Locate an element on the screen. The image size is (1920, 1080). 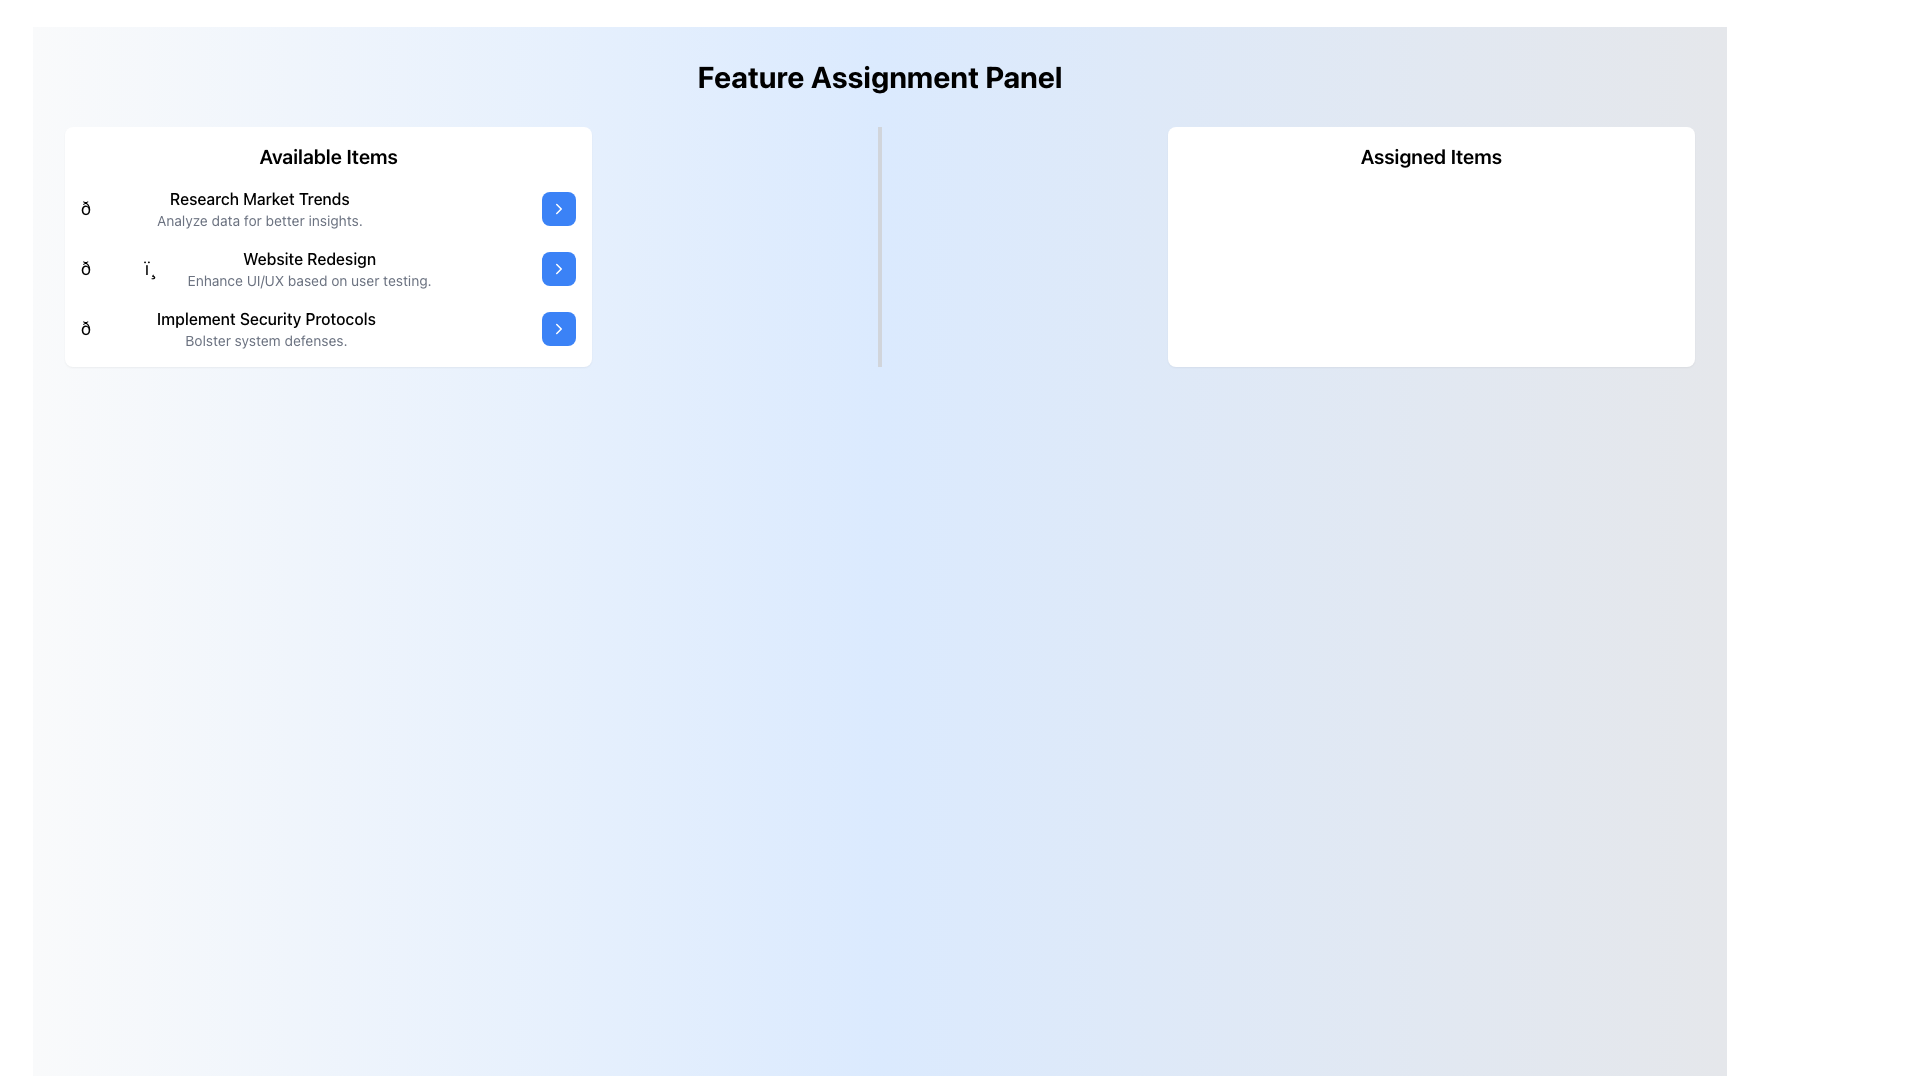
the list item labeled 'Implement Security Protocols' with a padlock icon is located at coordinates (228, 327).